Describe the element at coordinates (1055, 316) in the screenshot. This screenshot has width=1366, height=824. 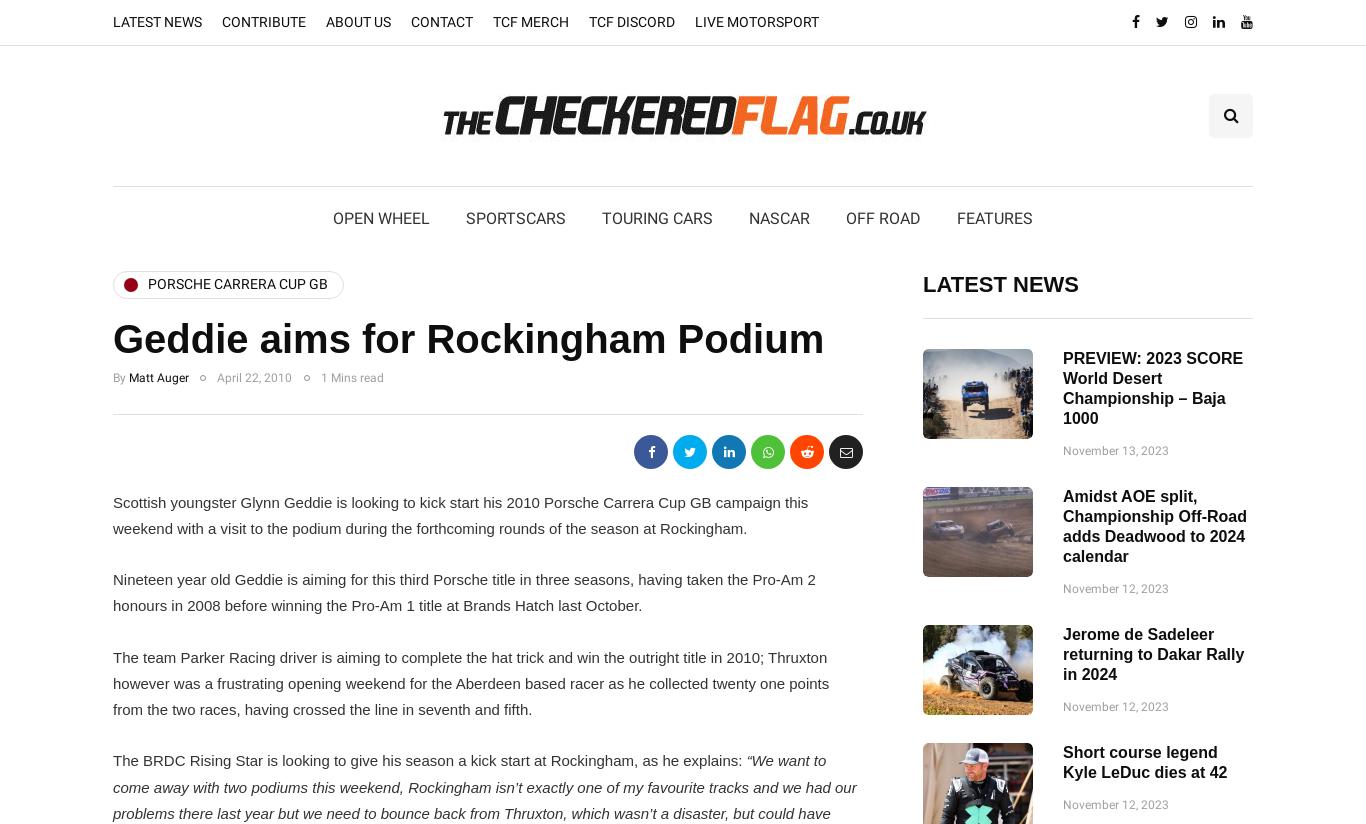
I see `'Recommended Listening'` at that location.